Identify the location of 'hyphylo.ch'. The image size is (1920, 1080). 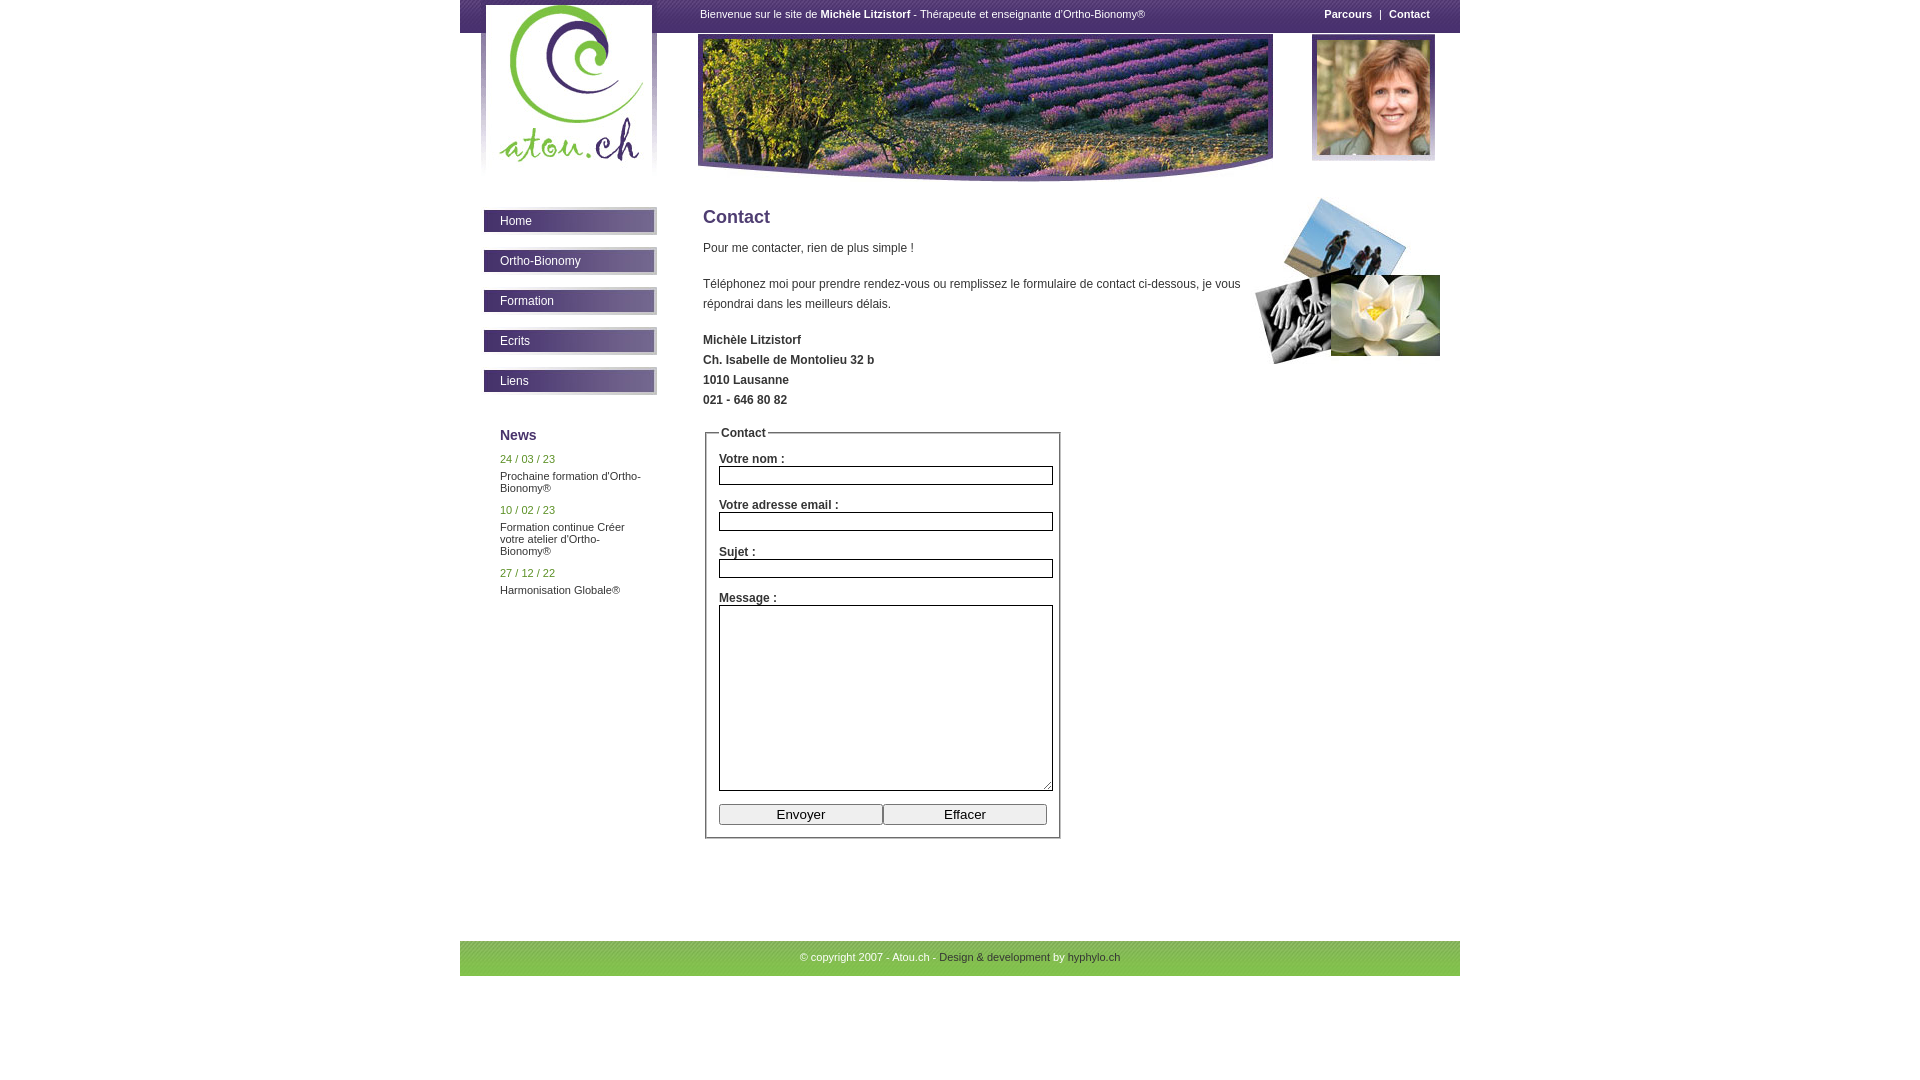
(1093, 955).